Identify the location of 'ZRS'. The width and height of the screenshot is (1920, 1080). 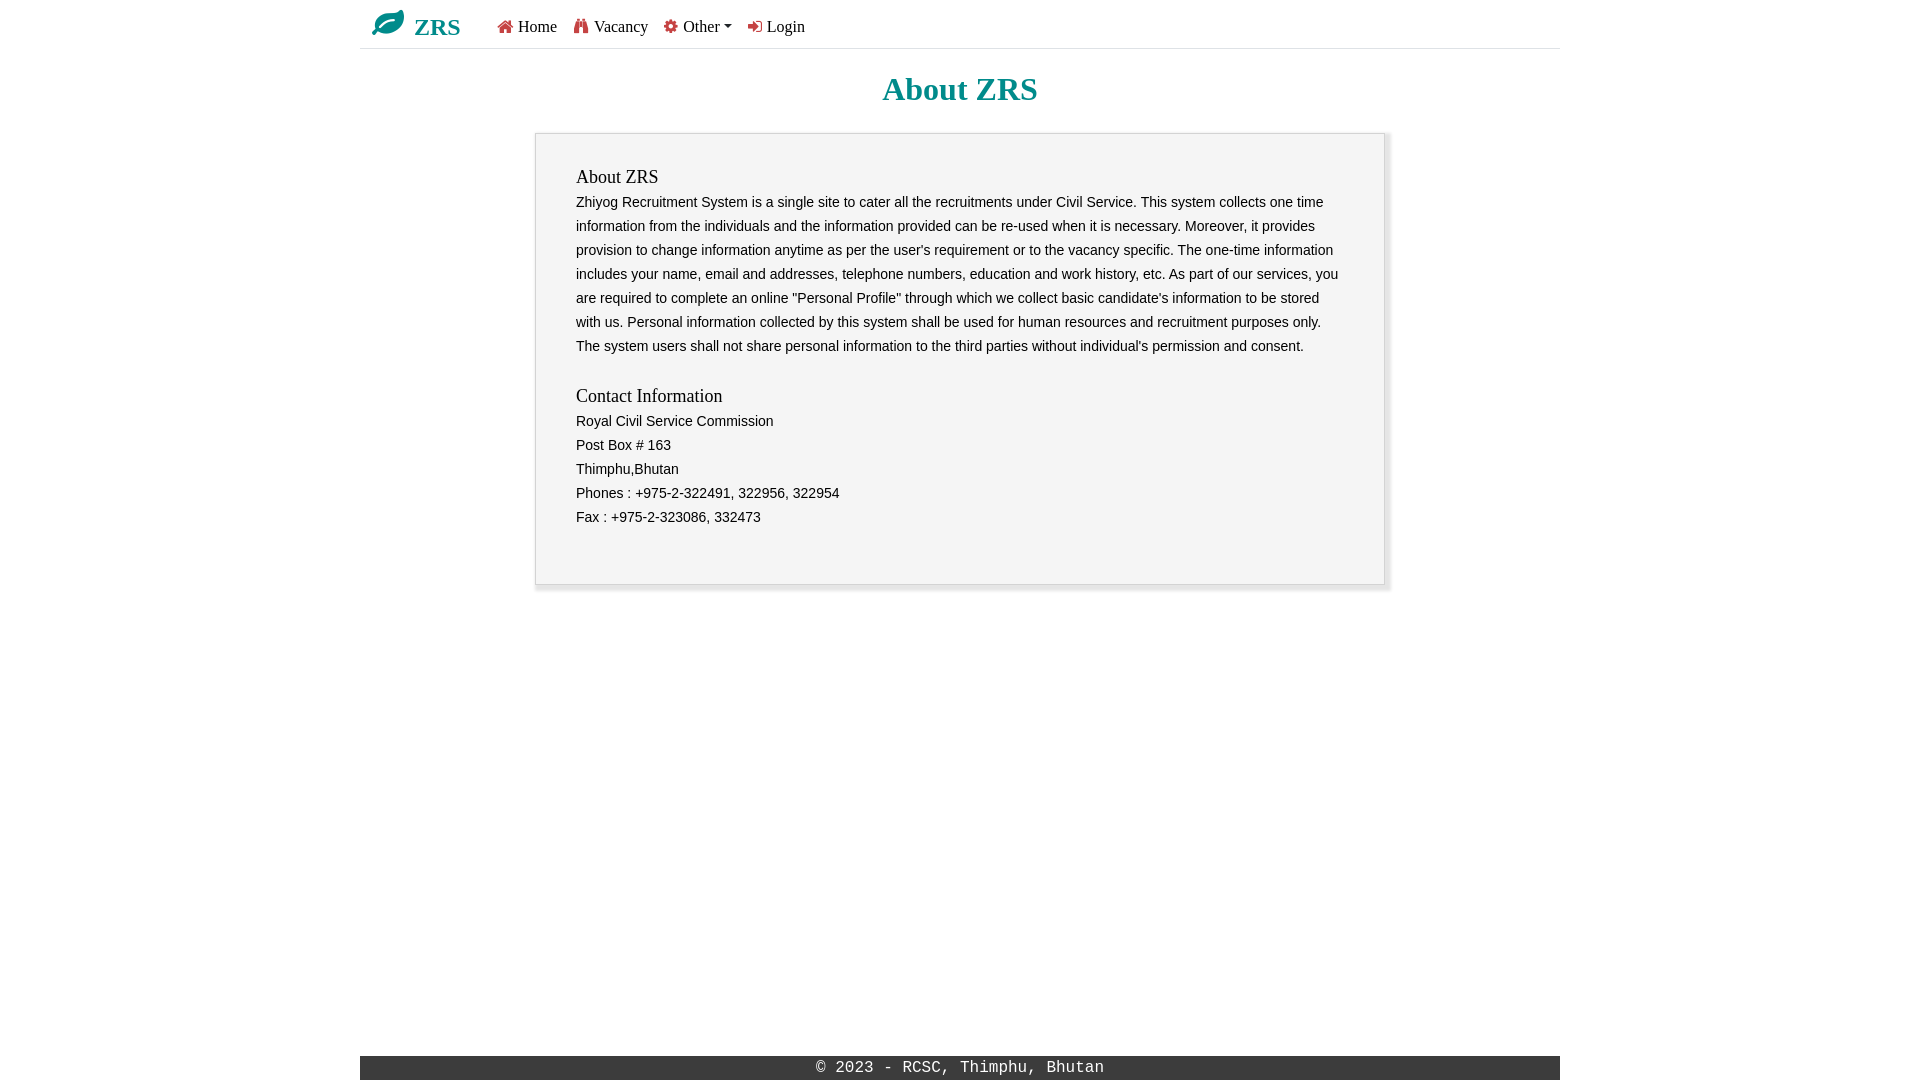
(425, 23).